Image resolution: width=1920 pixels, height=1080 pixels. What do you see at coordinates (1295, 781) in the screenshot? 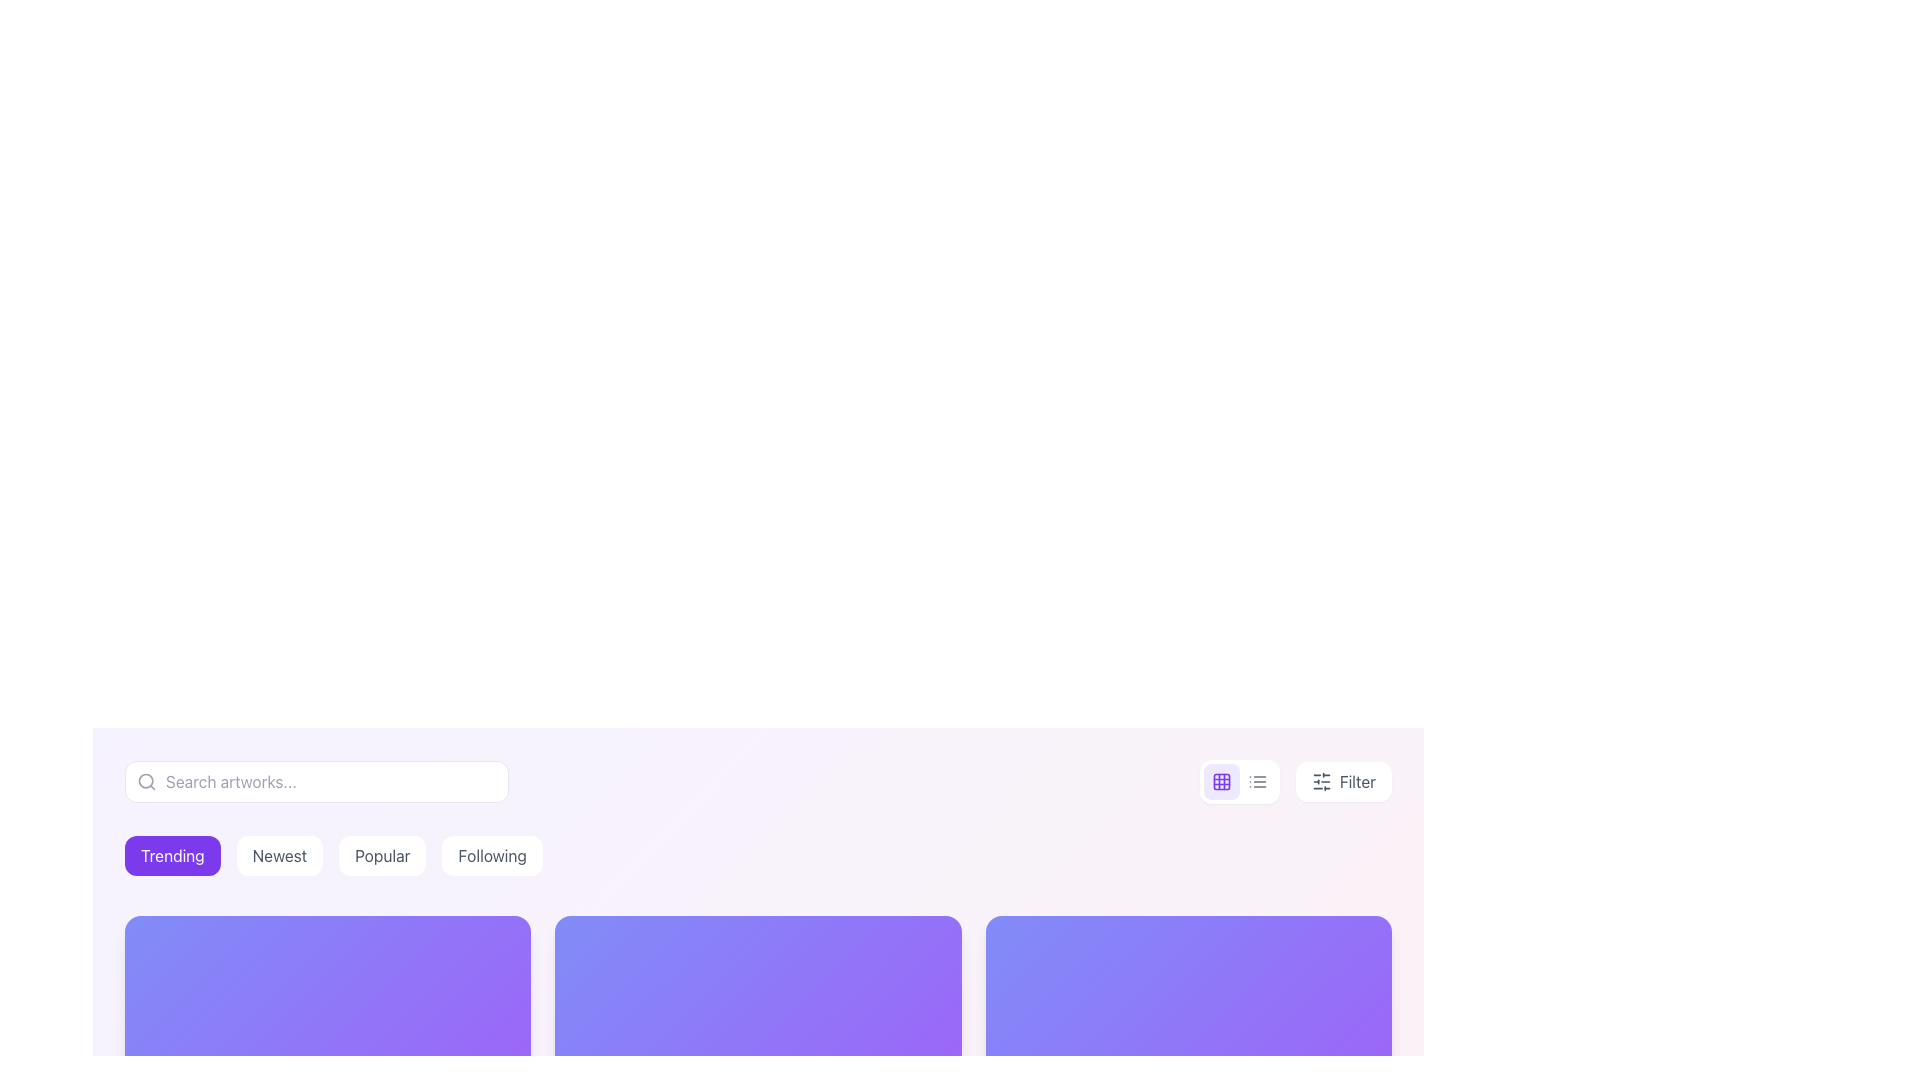
I see `the button located at the far right of the horizontal button group` at bounding box center [1295, 781].